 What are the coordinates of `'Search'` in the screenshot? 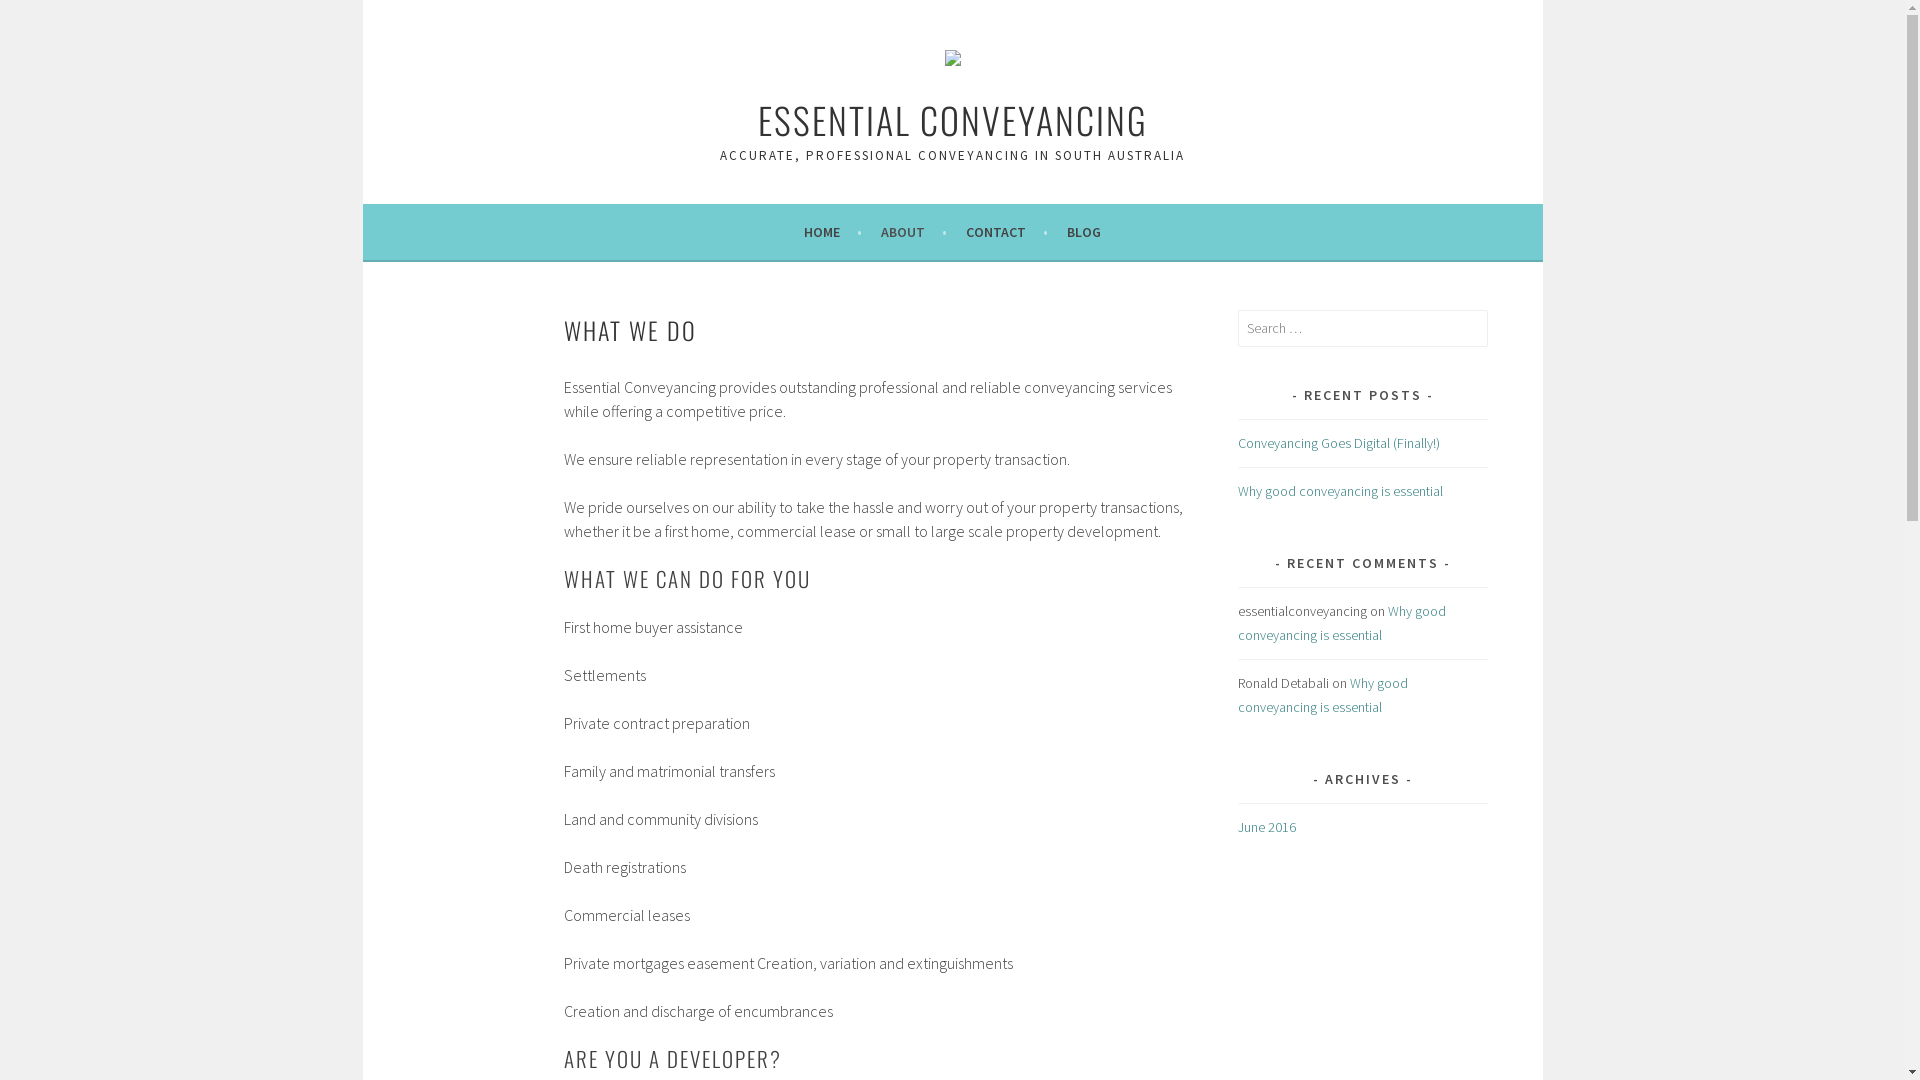 It's located at (35, 18).